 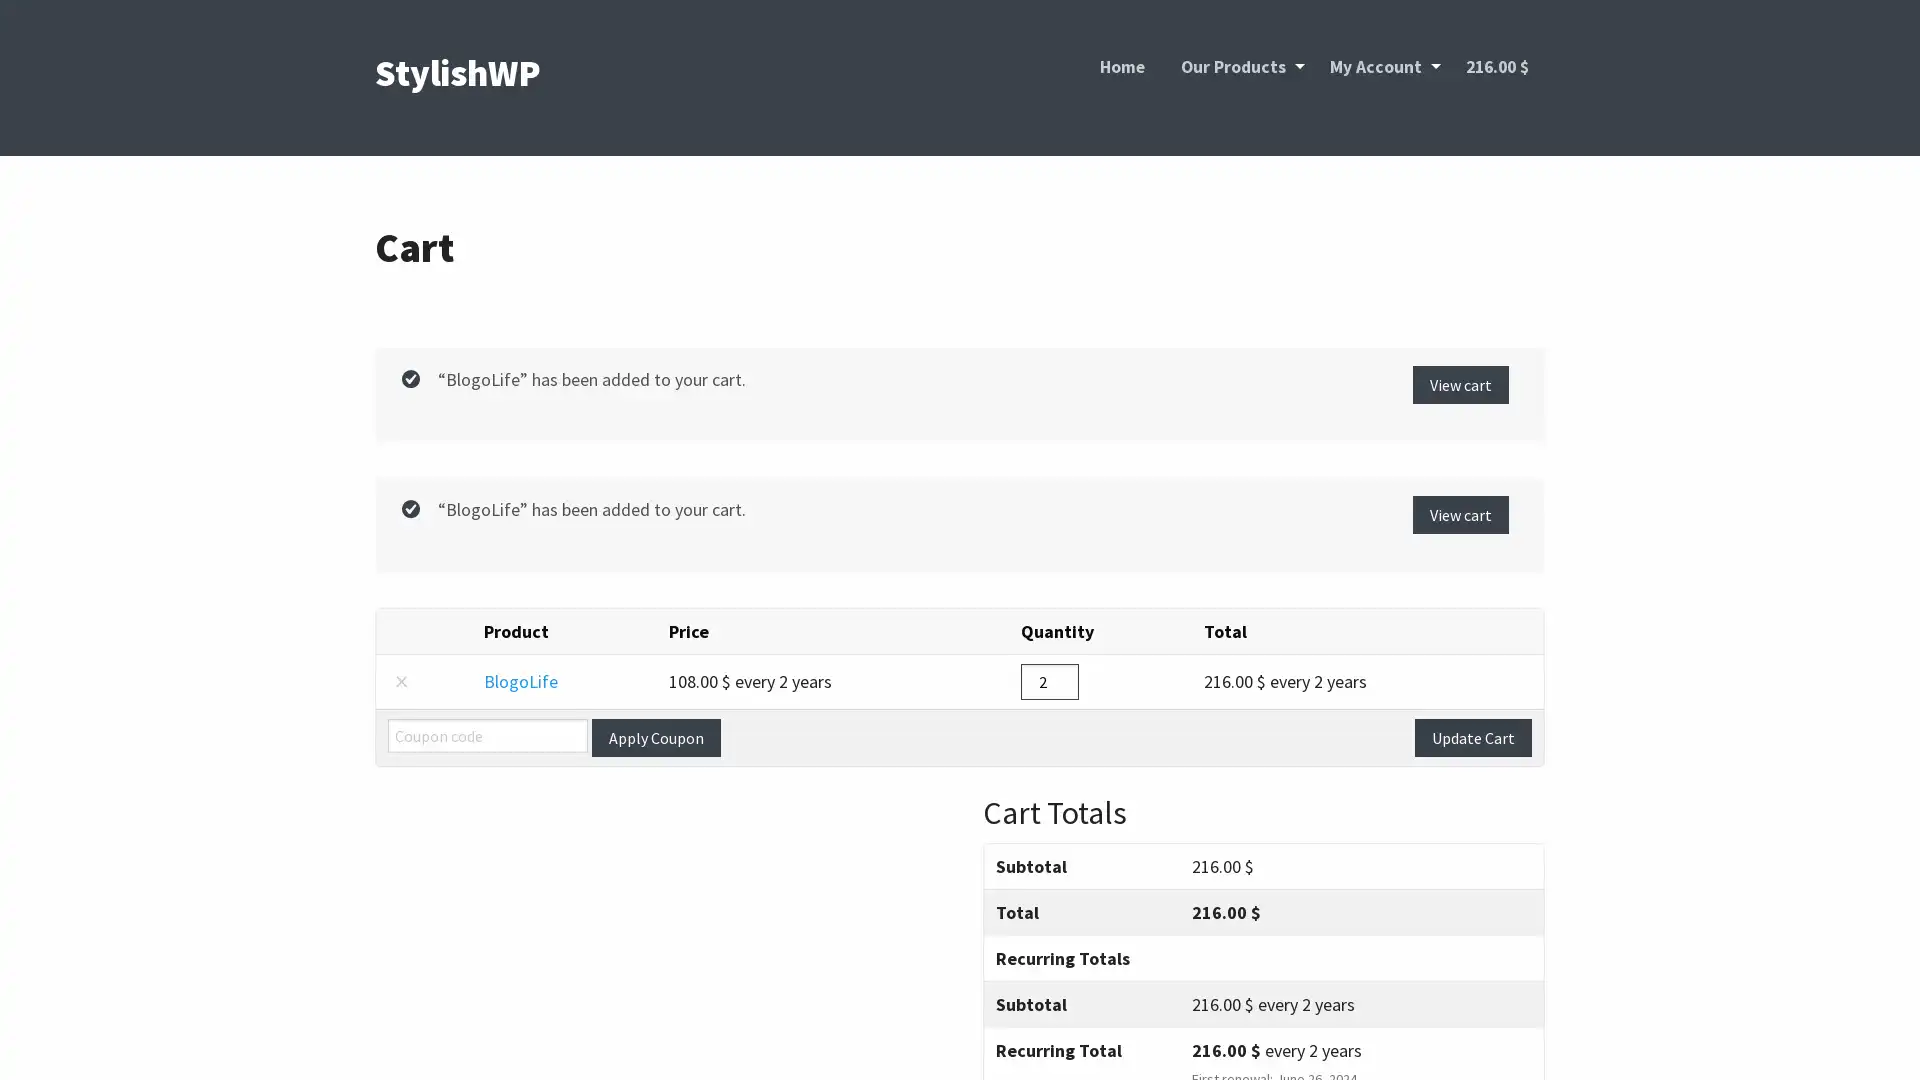 What do you see at coordinates (656, 736) in the screenshot?
I see `Apply Coupon` at bounding box center [656, 736].